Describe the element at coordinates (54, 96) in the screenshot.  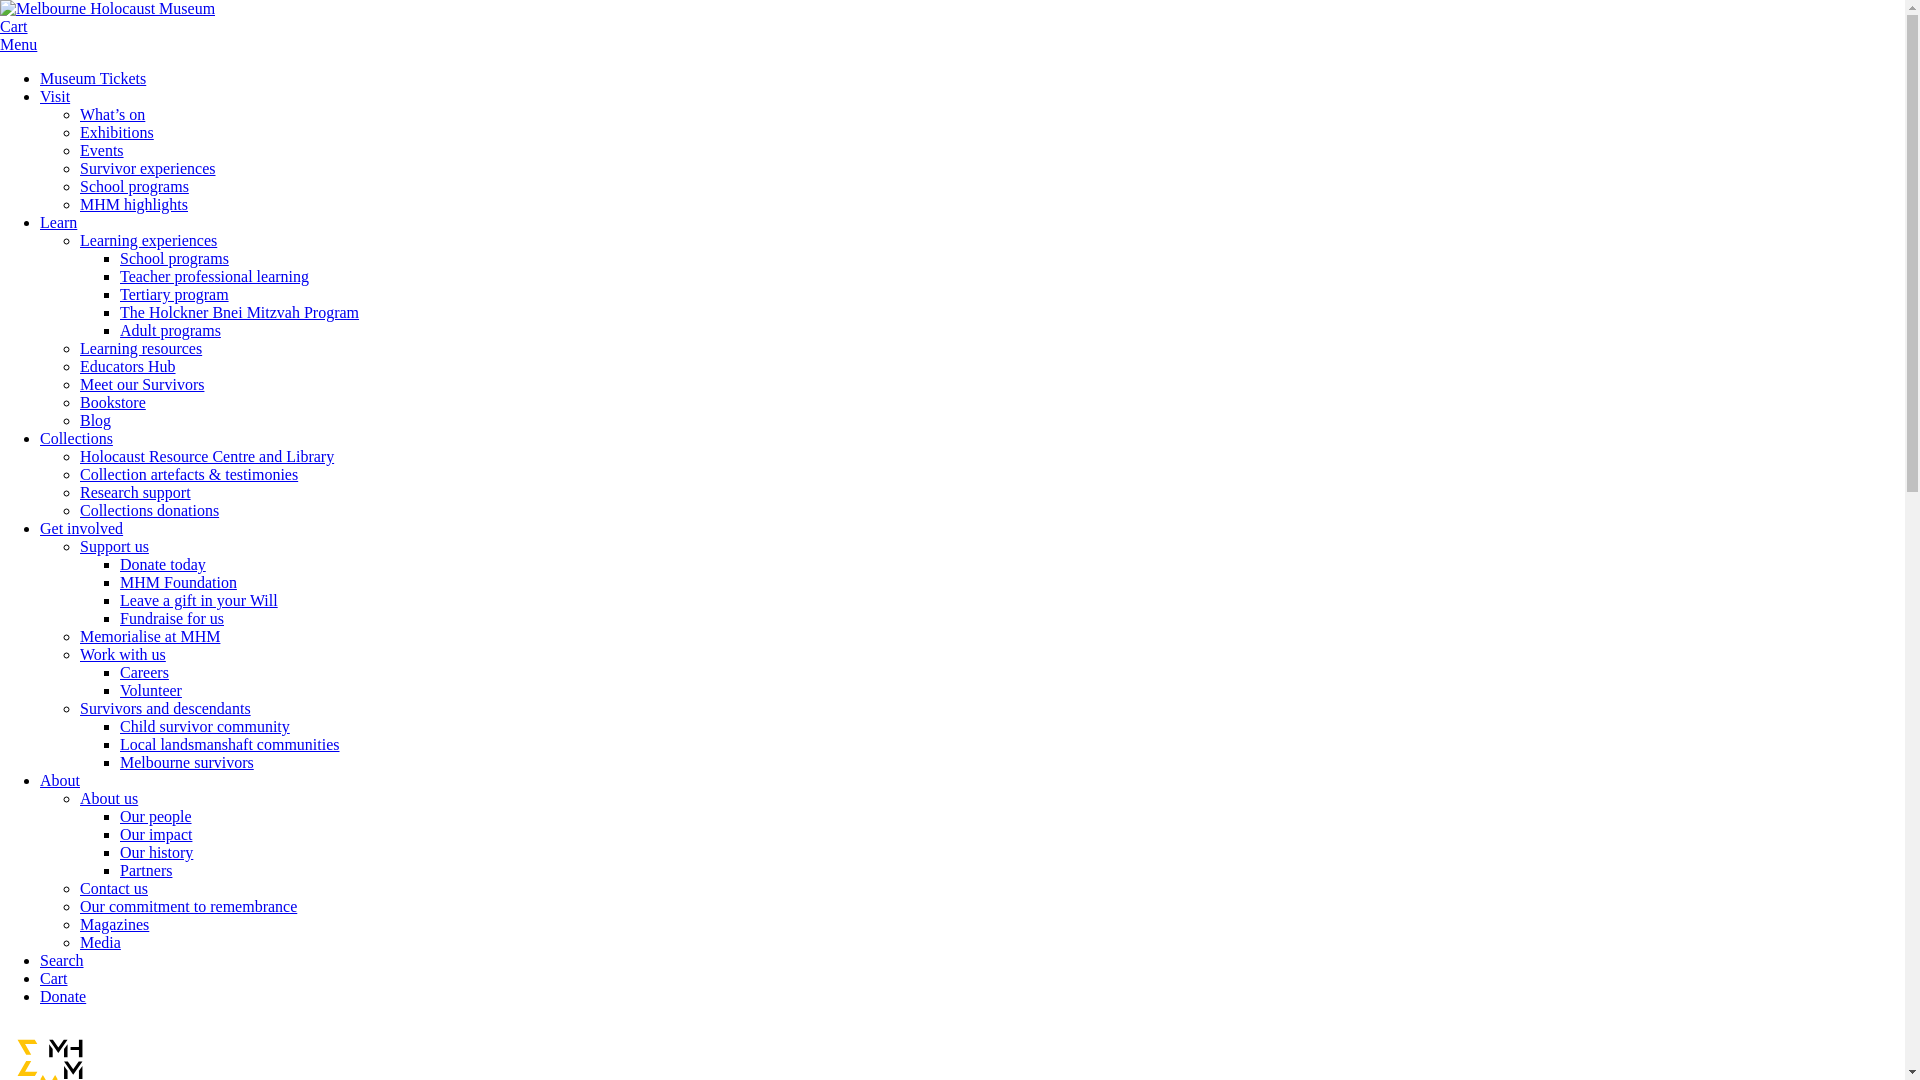
I see `'Visit'` at that location.